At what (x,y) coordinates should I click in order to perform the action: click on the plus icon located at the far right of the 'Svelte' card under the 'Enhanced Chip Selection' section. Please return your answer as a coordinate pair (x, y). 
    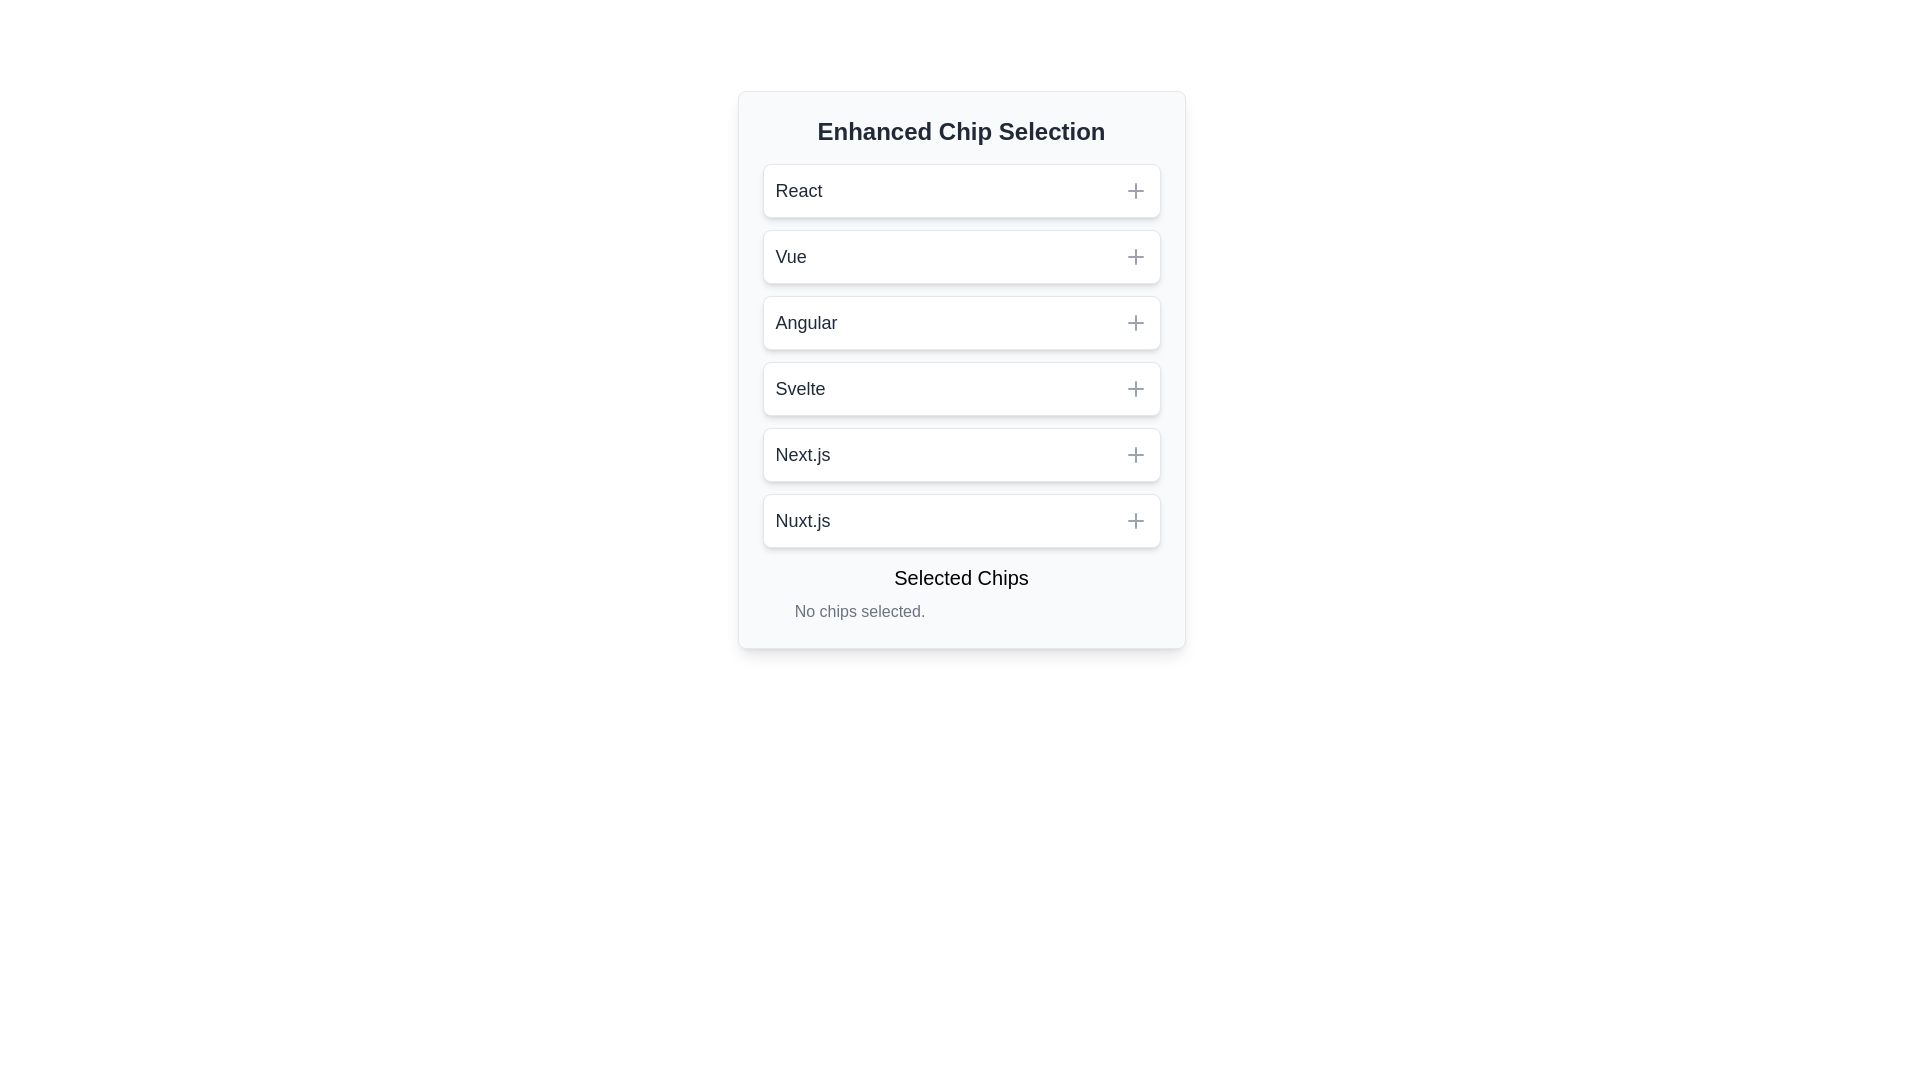
    Looking at the image, I should click on (1135, 389).